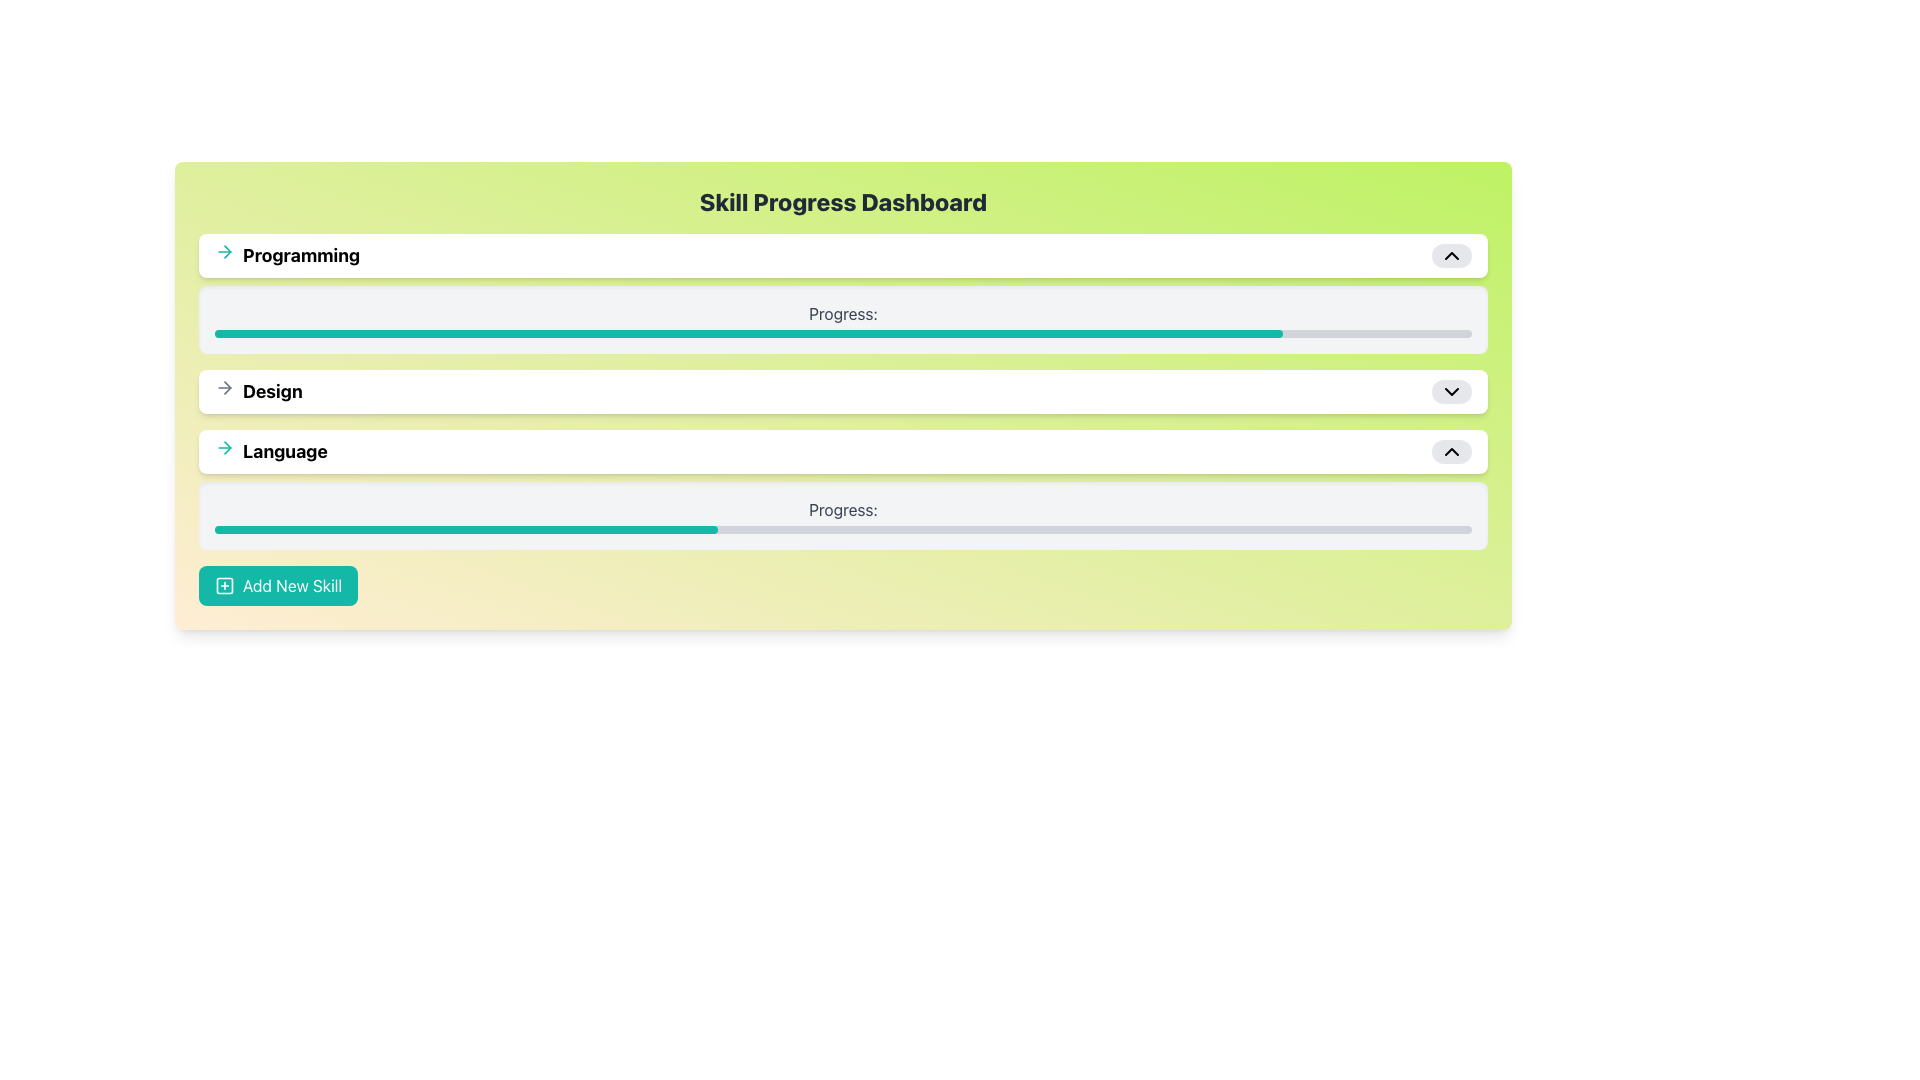 This screenshot has width=1920, height=1080. What do you see at coordinates (843, 451) in the screenshot?
I see `the third interactive row in the skill progress dashboard` at bounding box center [843, 451].